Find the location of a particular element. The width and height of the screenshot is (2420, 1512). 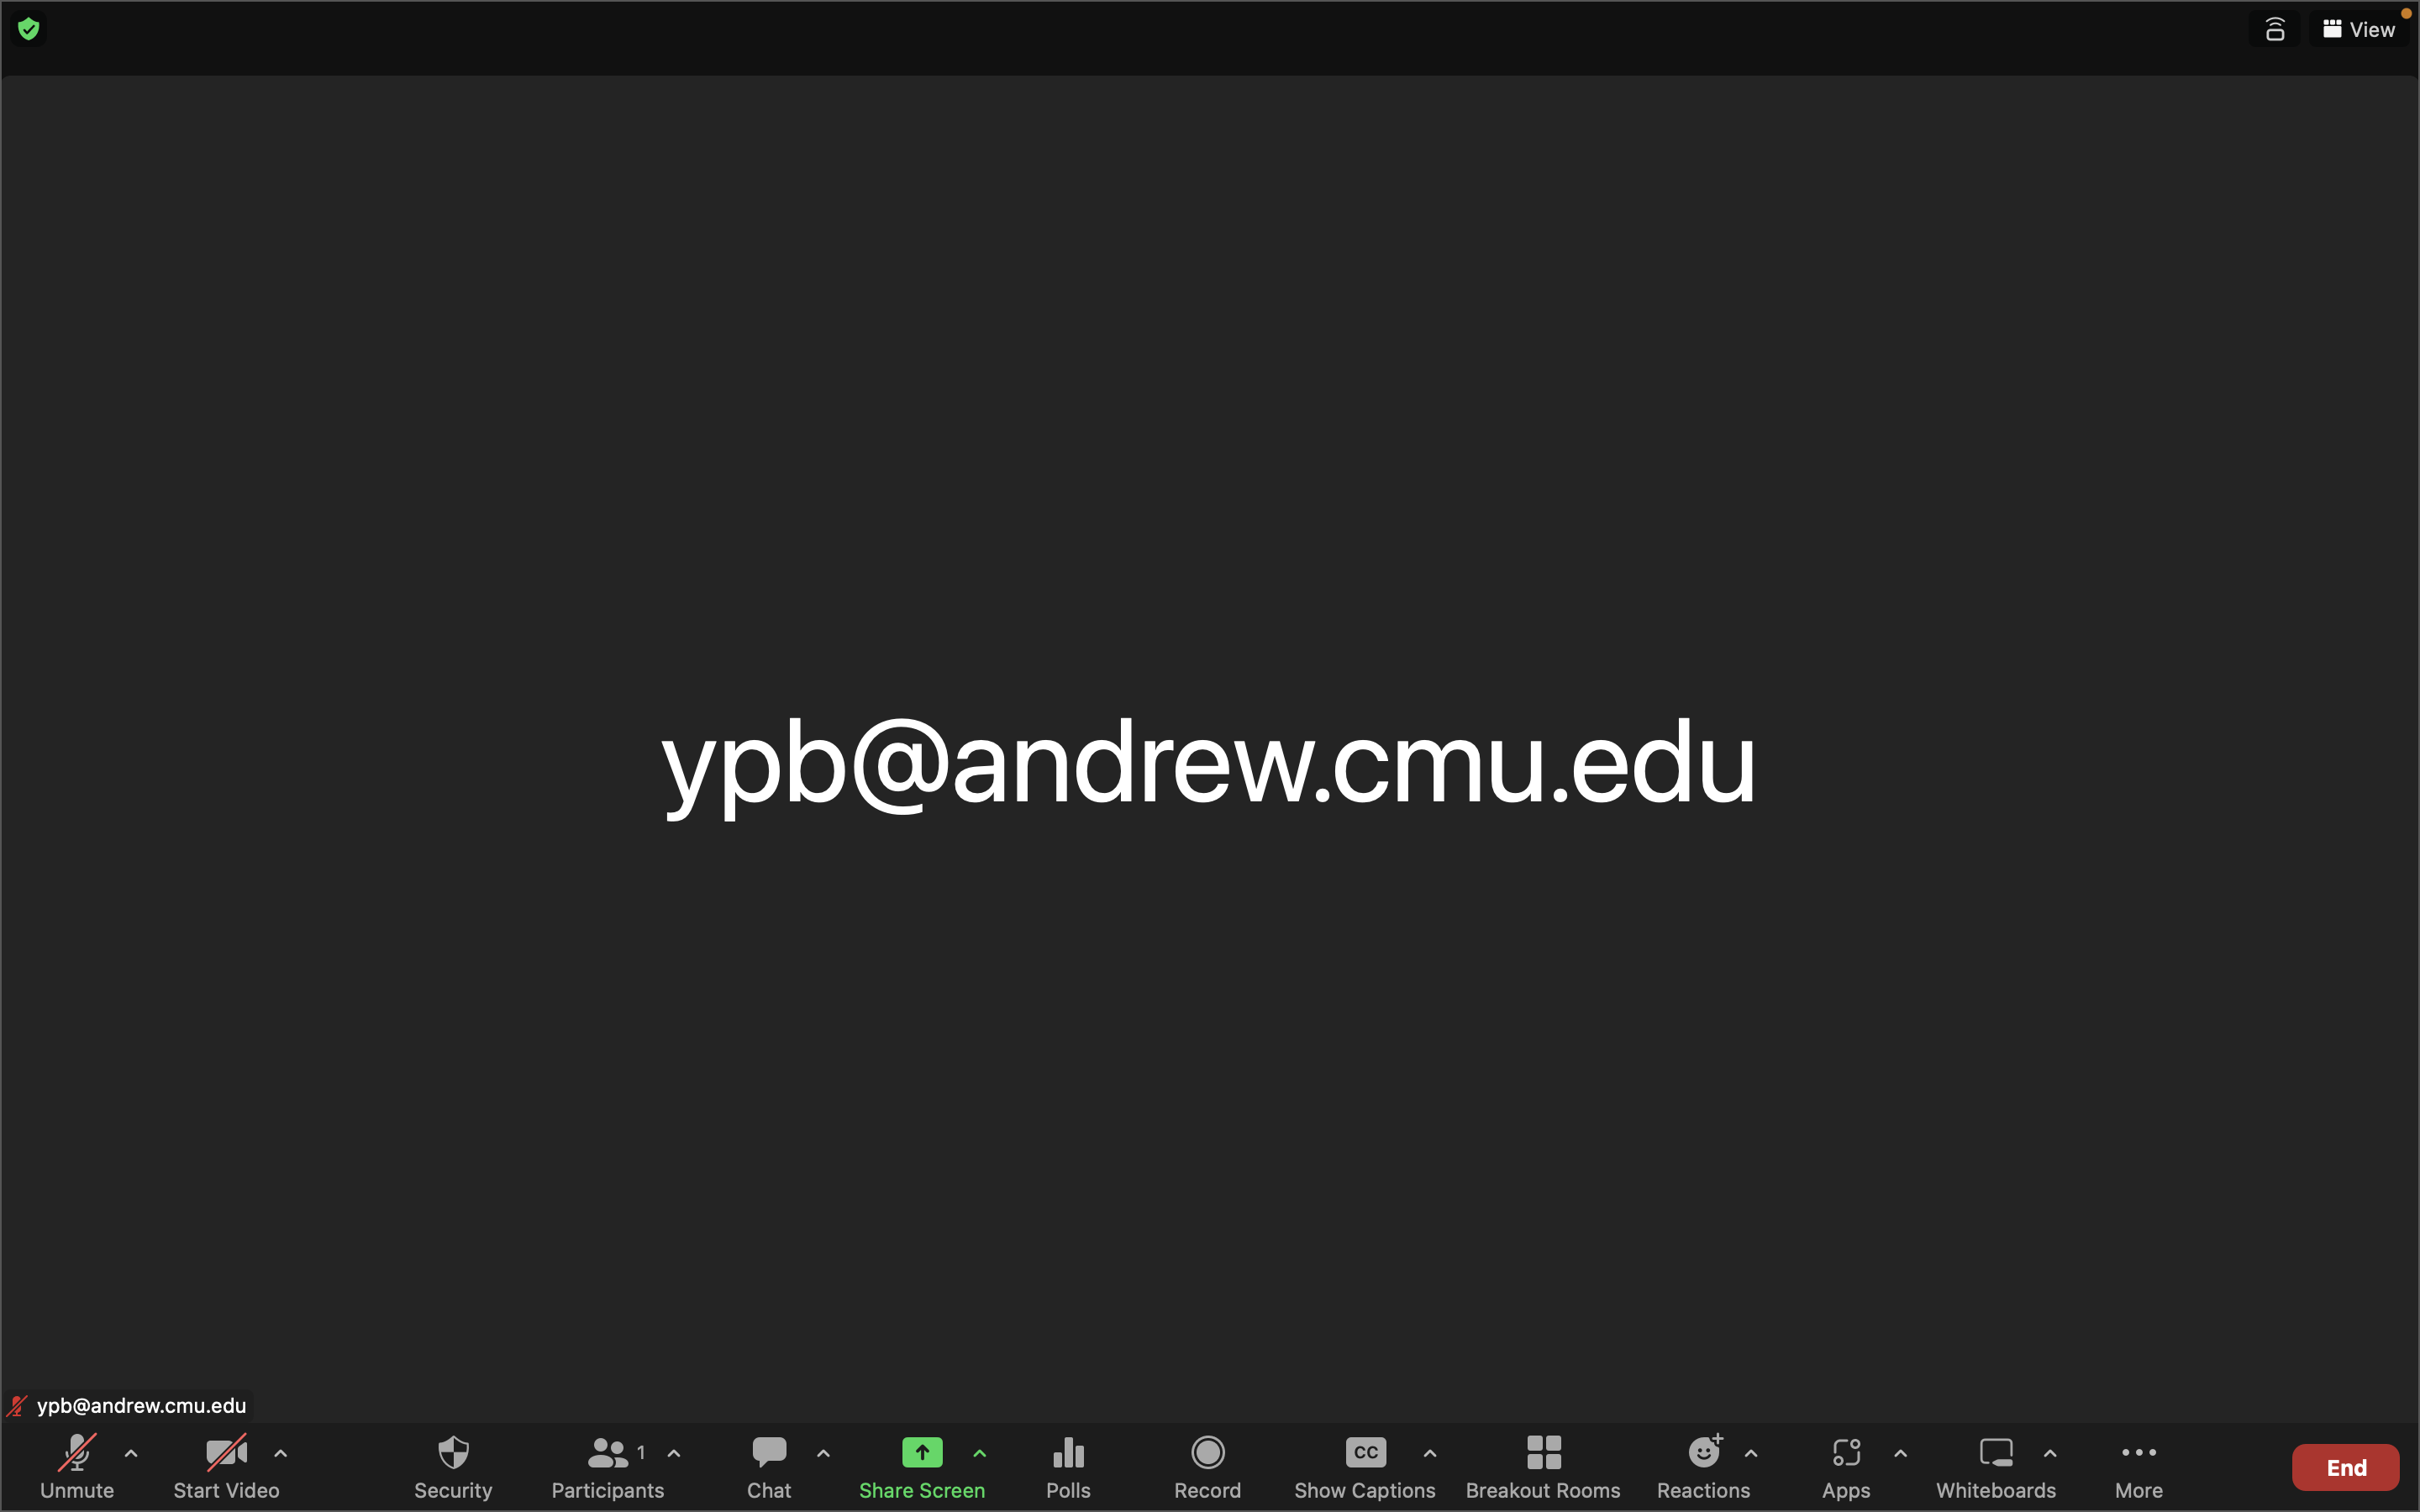

the whiteboard options is located at coordinates (2049, 1467).